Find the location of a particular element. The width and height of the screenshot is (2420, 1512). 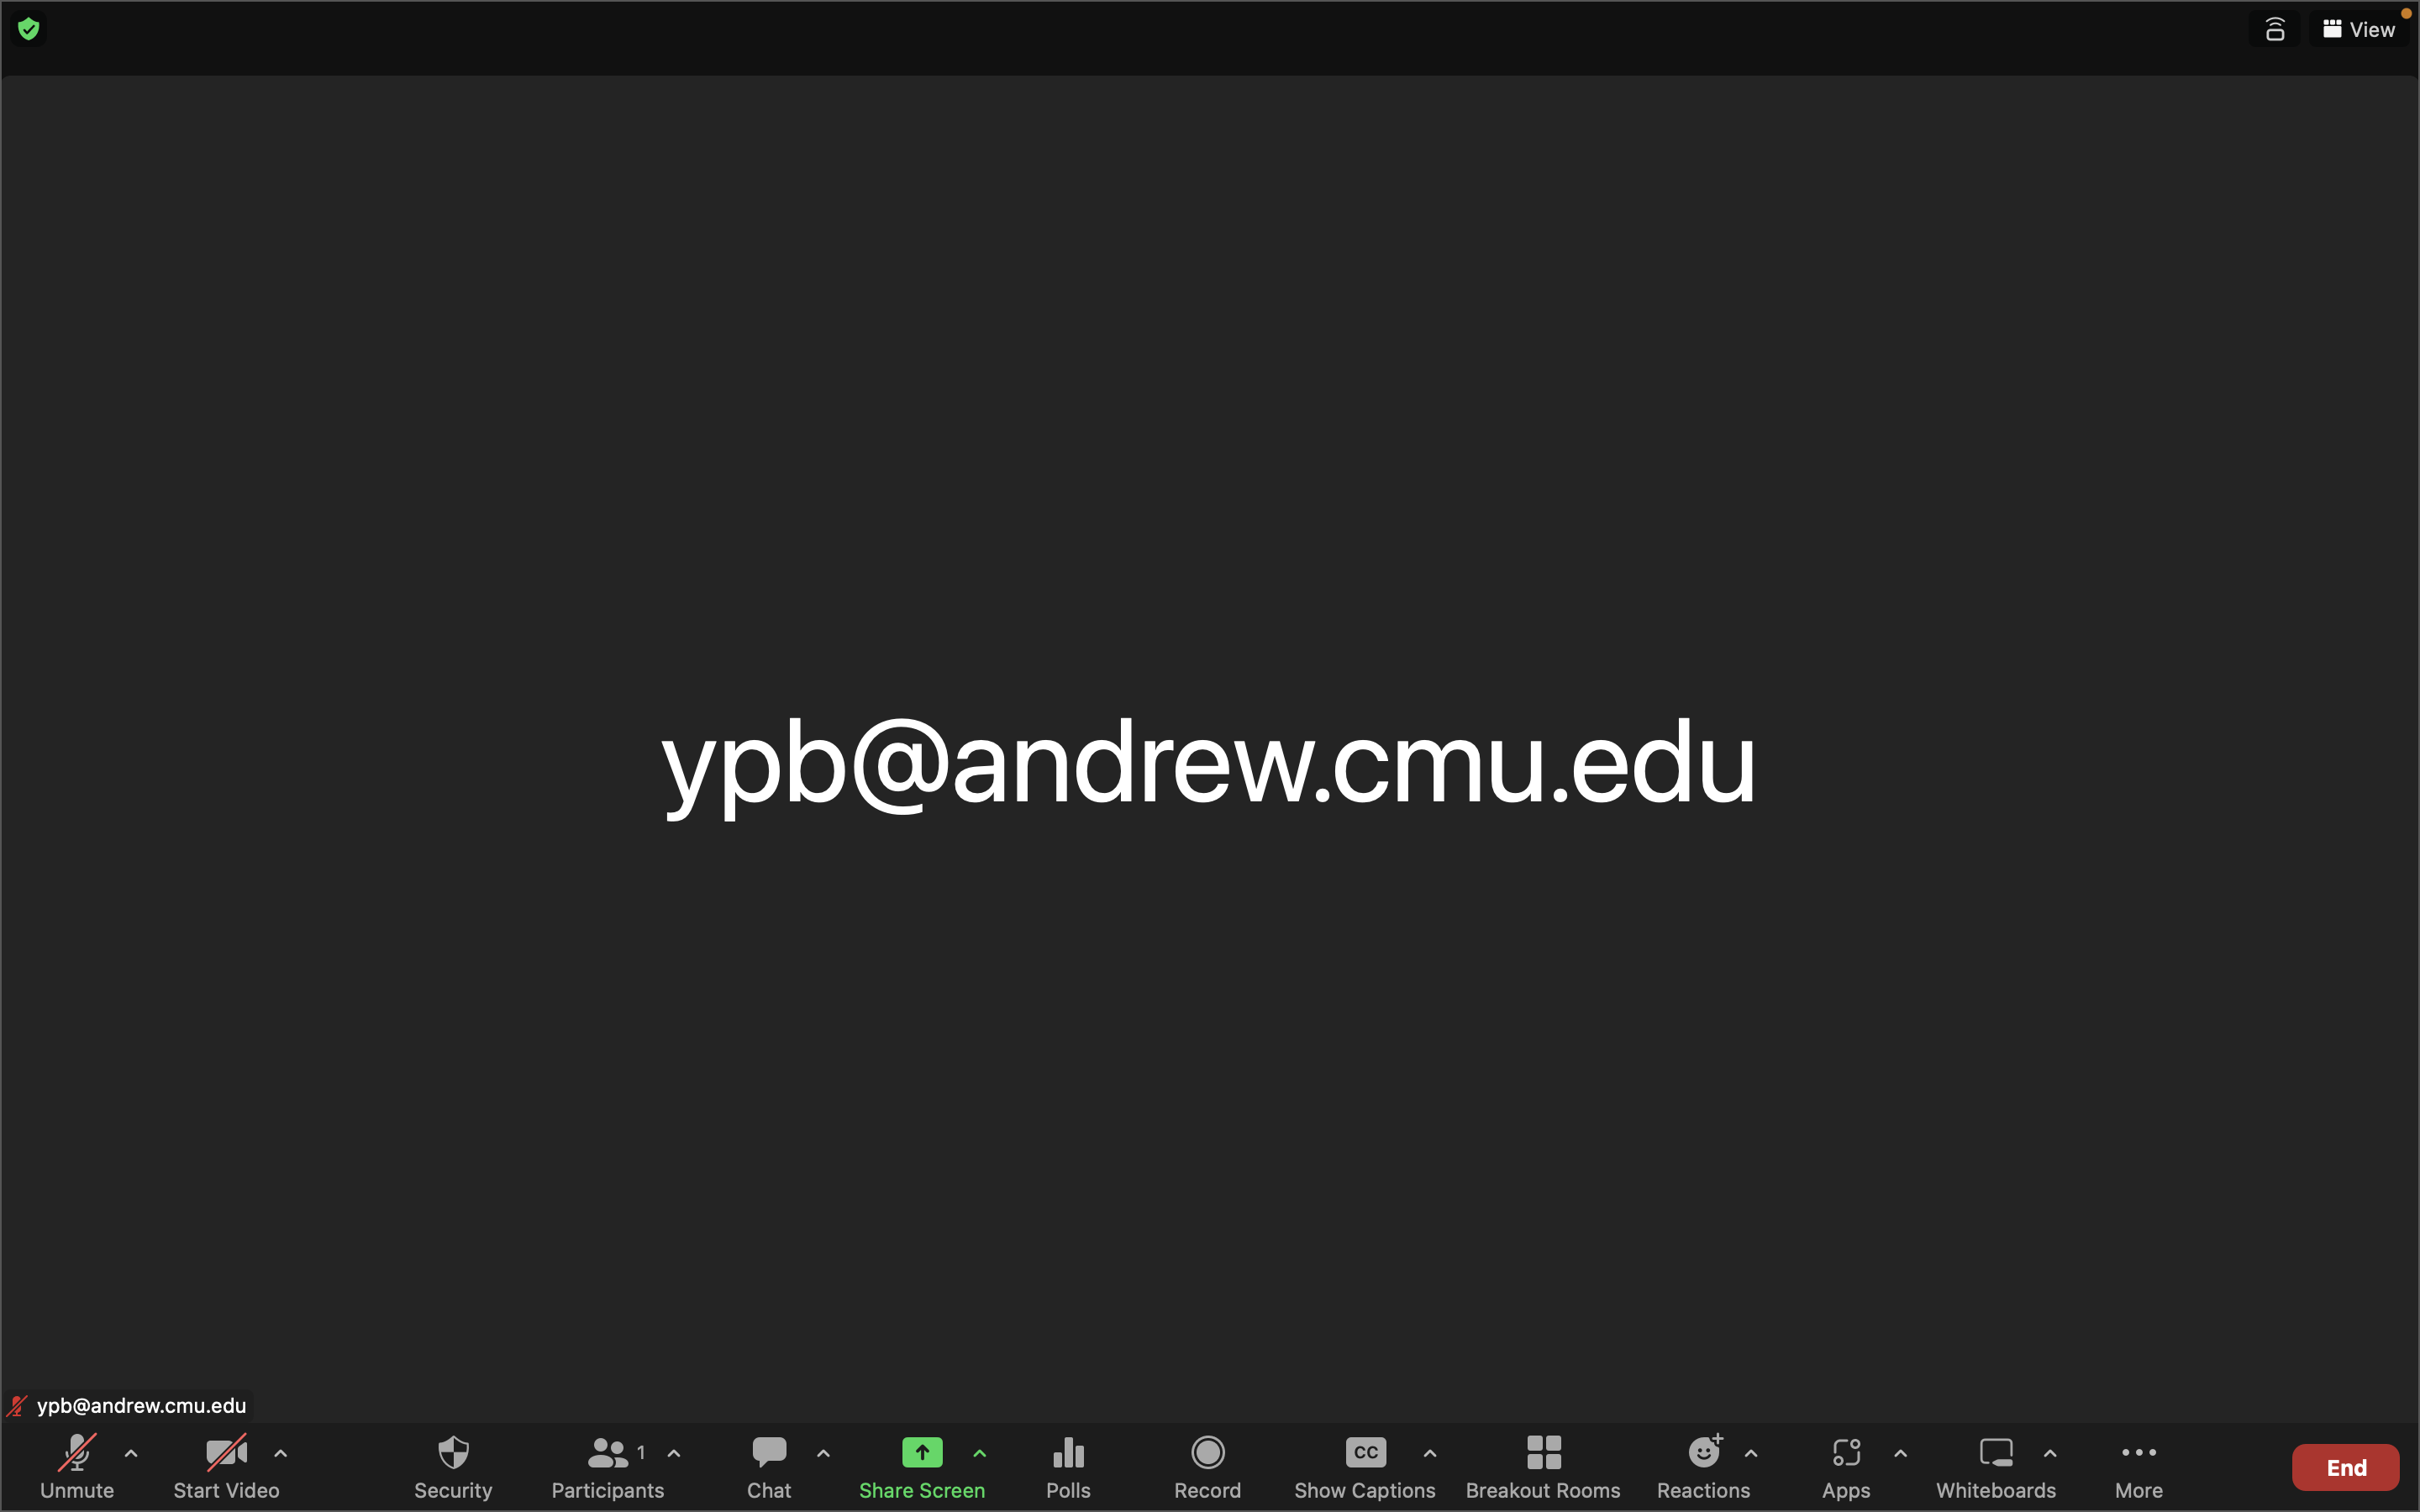

the whiteboard options is located at coordinates (2049, 1467).